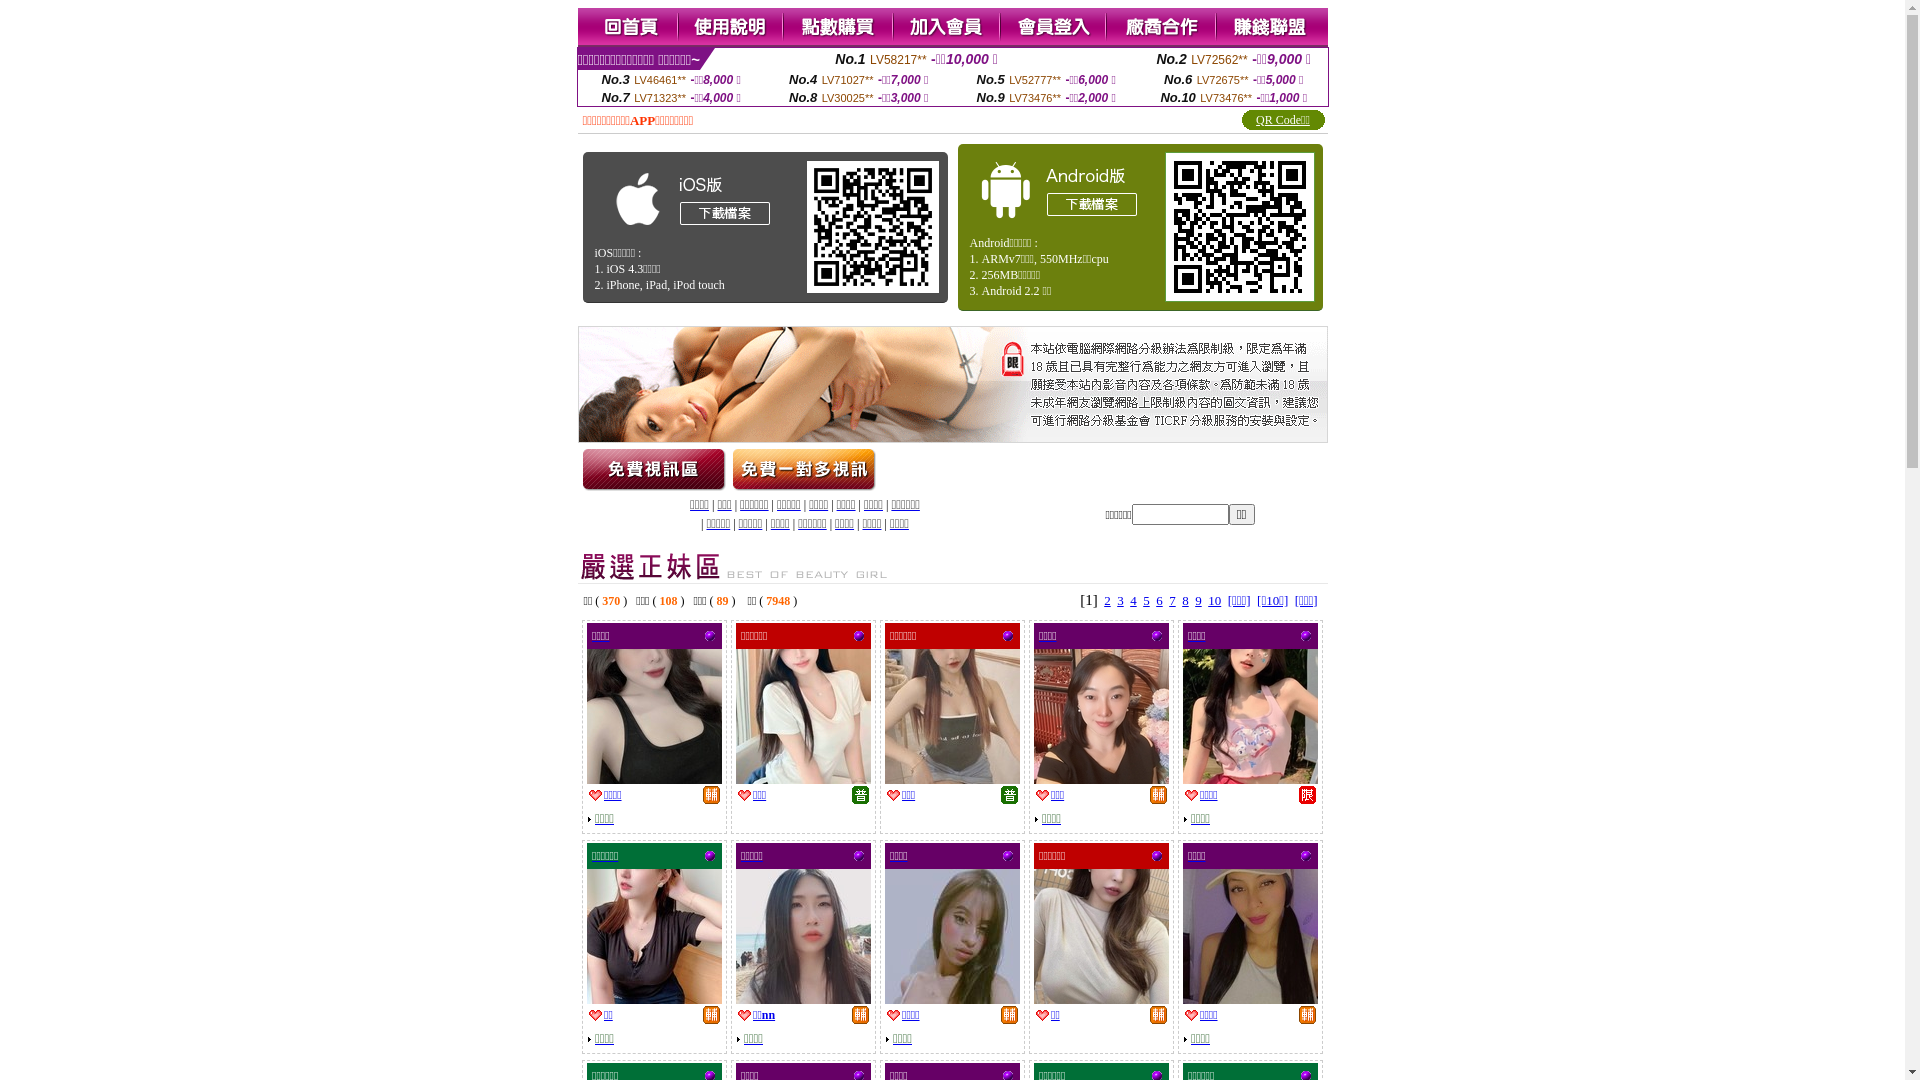 The width and height of the screenshot is (1920, 1080). I want to click on '9', so click(1195, 599).